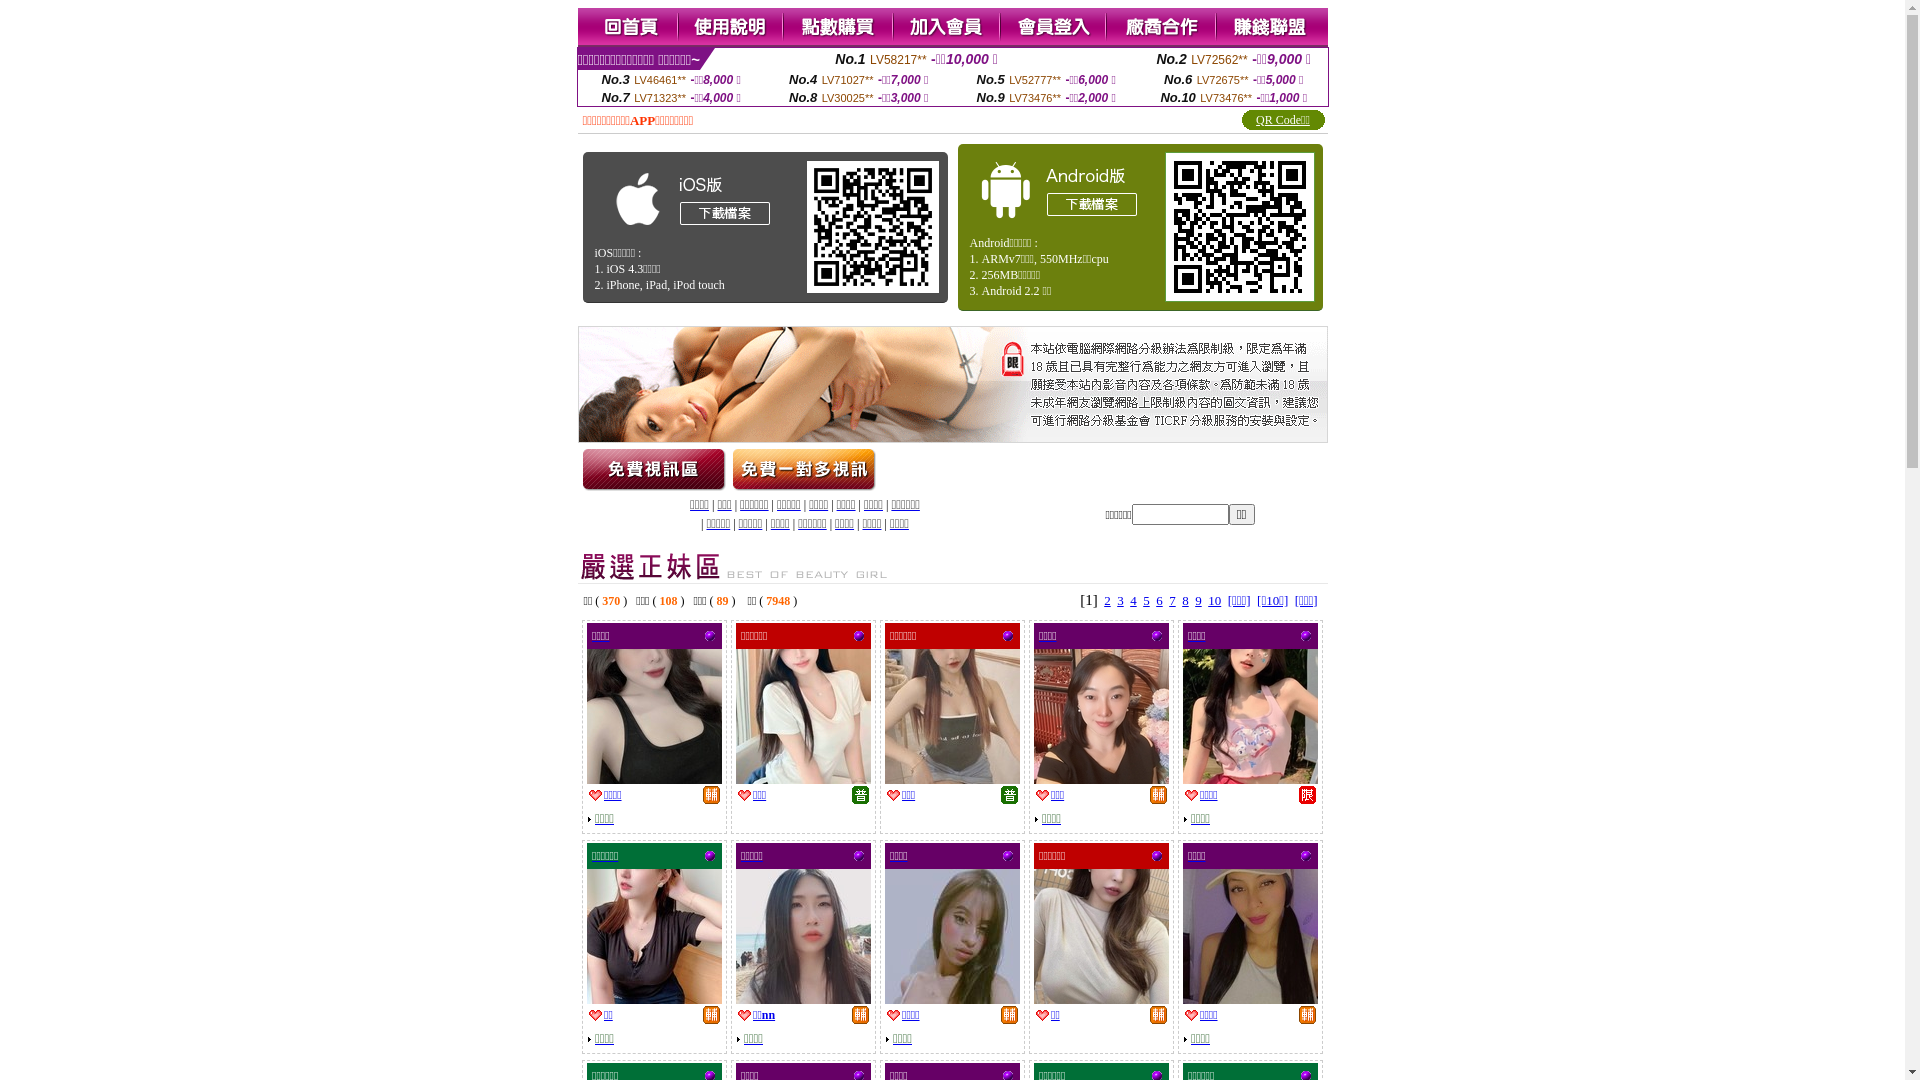 The width and height of the screenshot is (1920, 1080). I want to click on '9', so click(1195, 599).